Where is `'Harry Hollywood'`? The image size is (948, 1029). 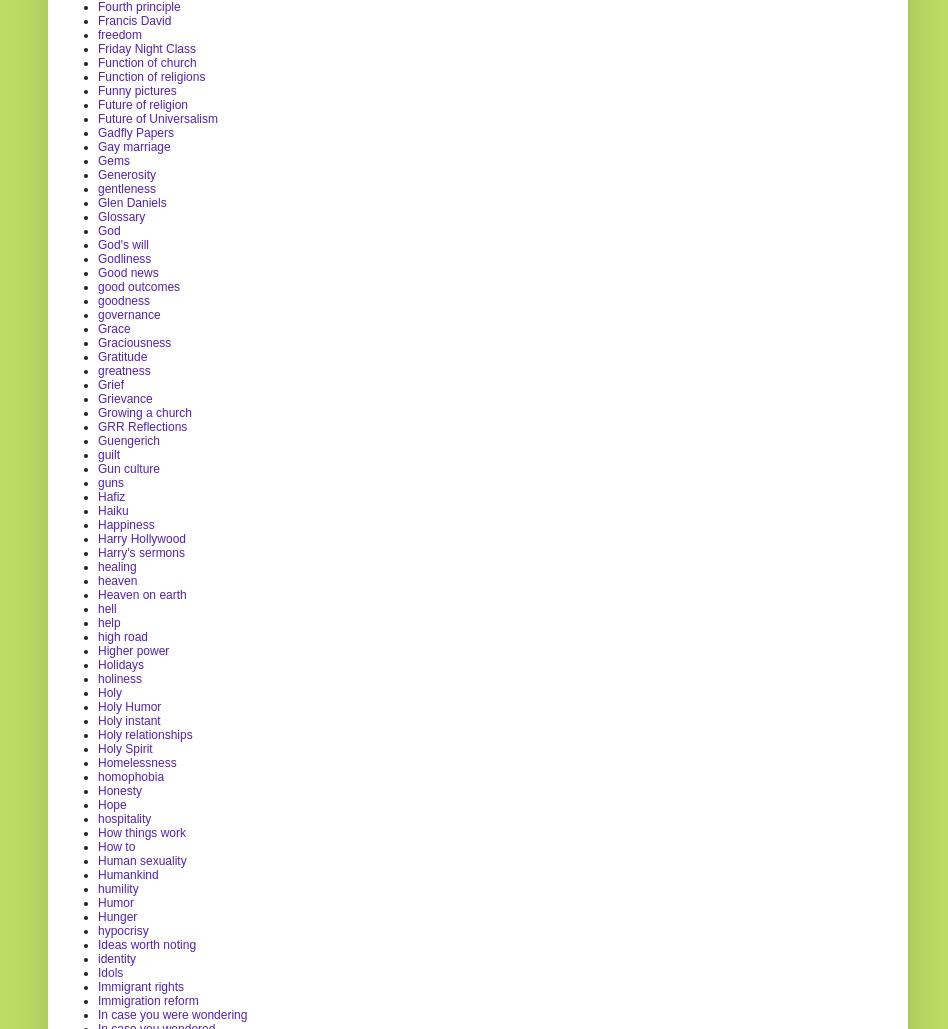 'Harry Hollywood' is located at coordinates (141, 536).